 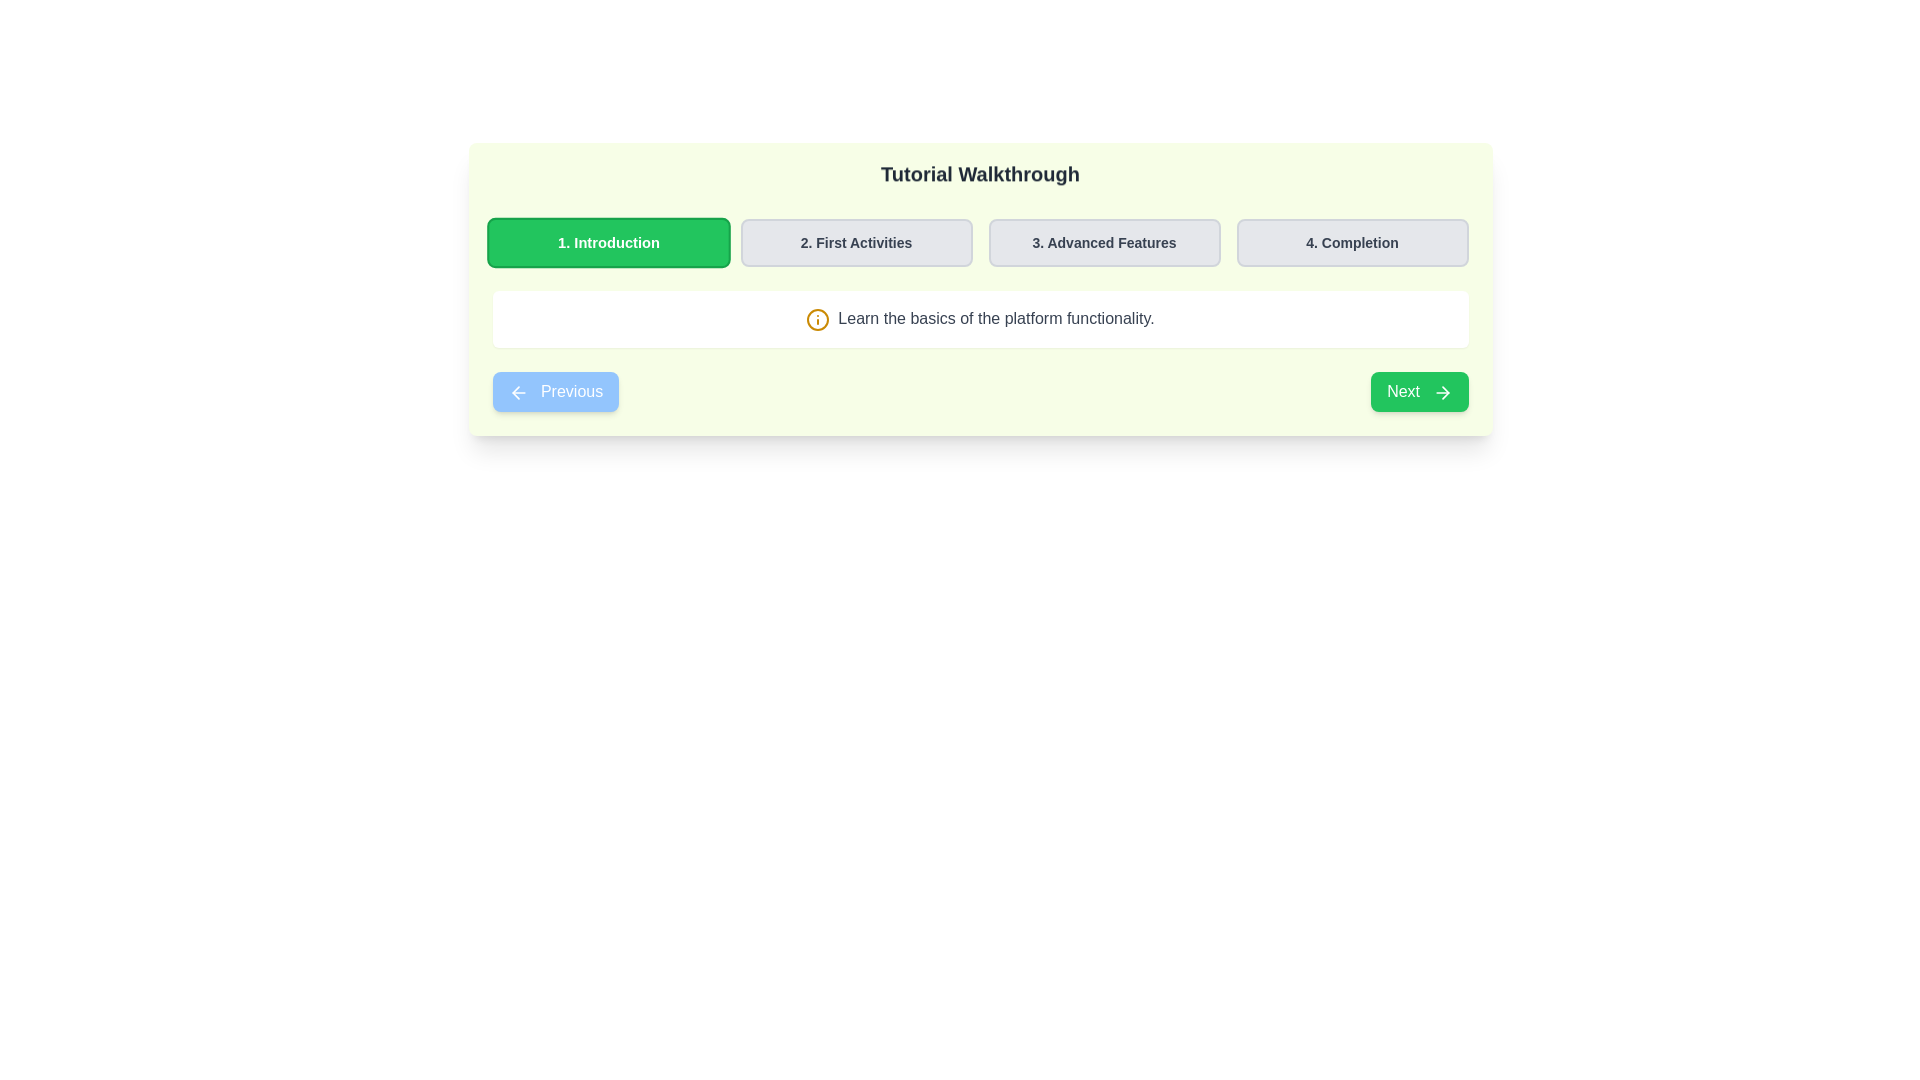 I want to click on the Heading text at the top center of the page, which serves as the title indicating the content's purpose, so click(x=980, y=177).